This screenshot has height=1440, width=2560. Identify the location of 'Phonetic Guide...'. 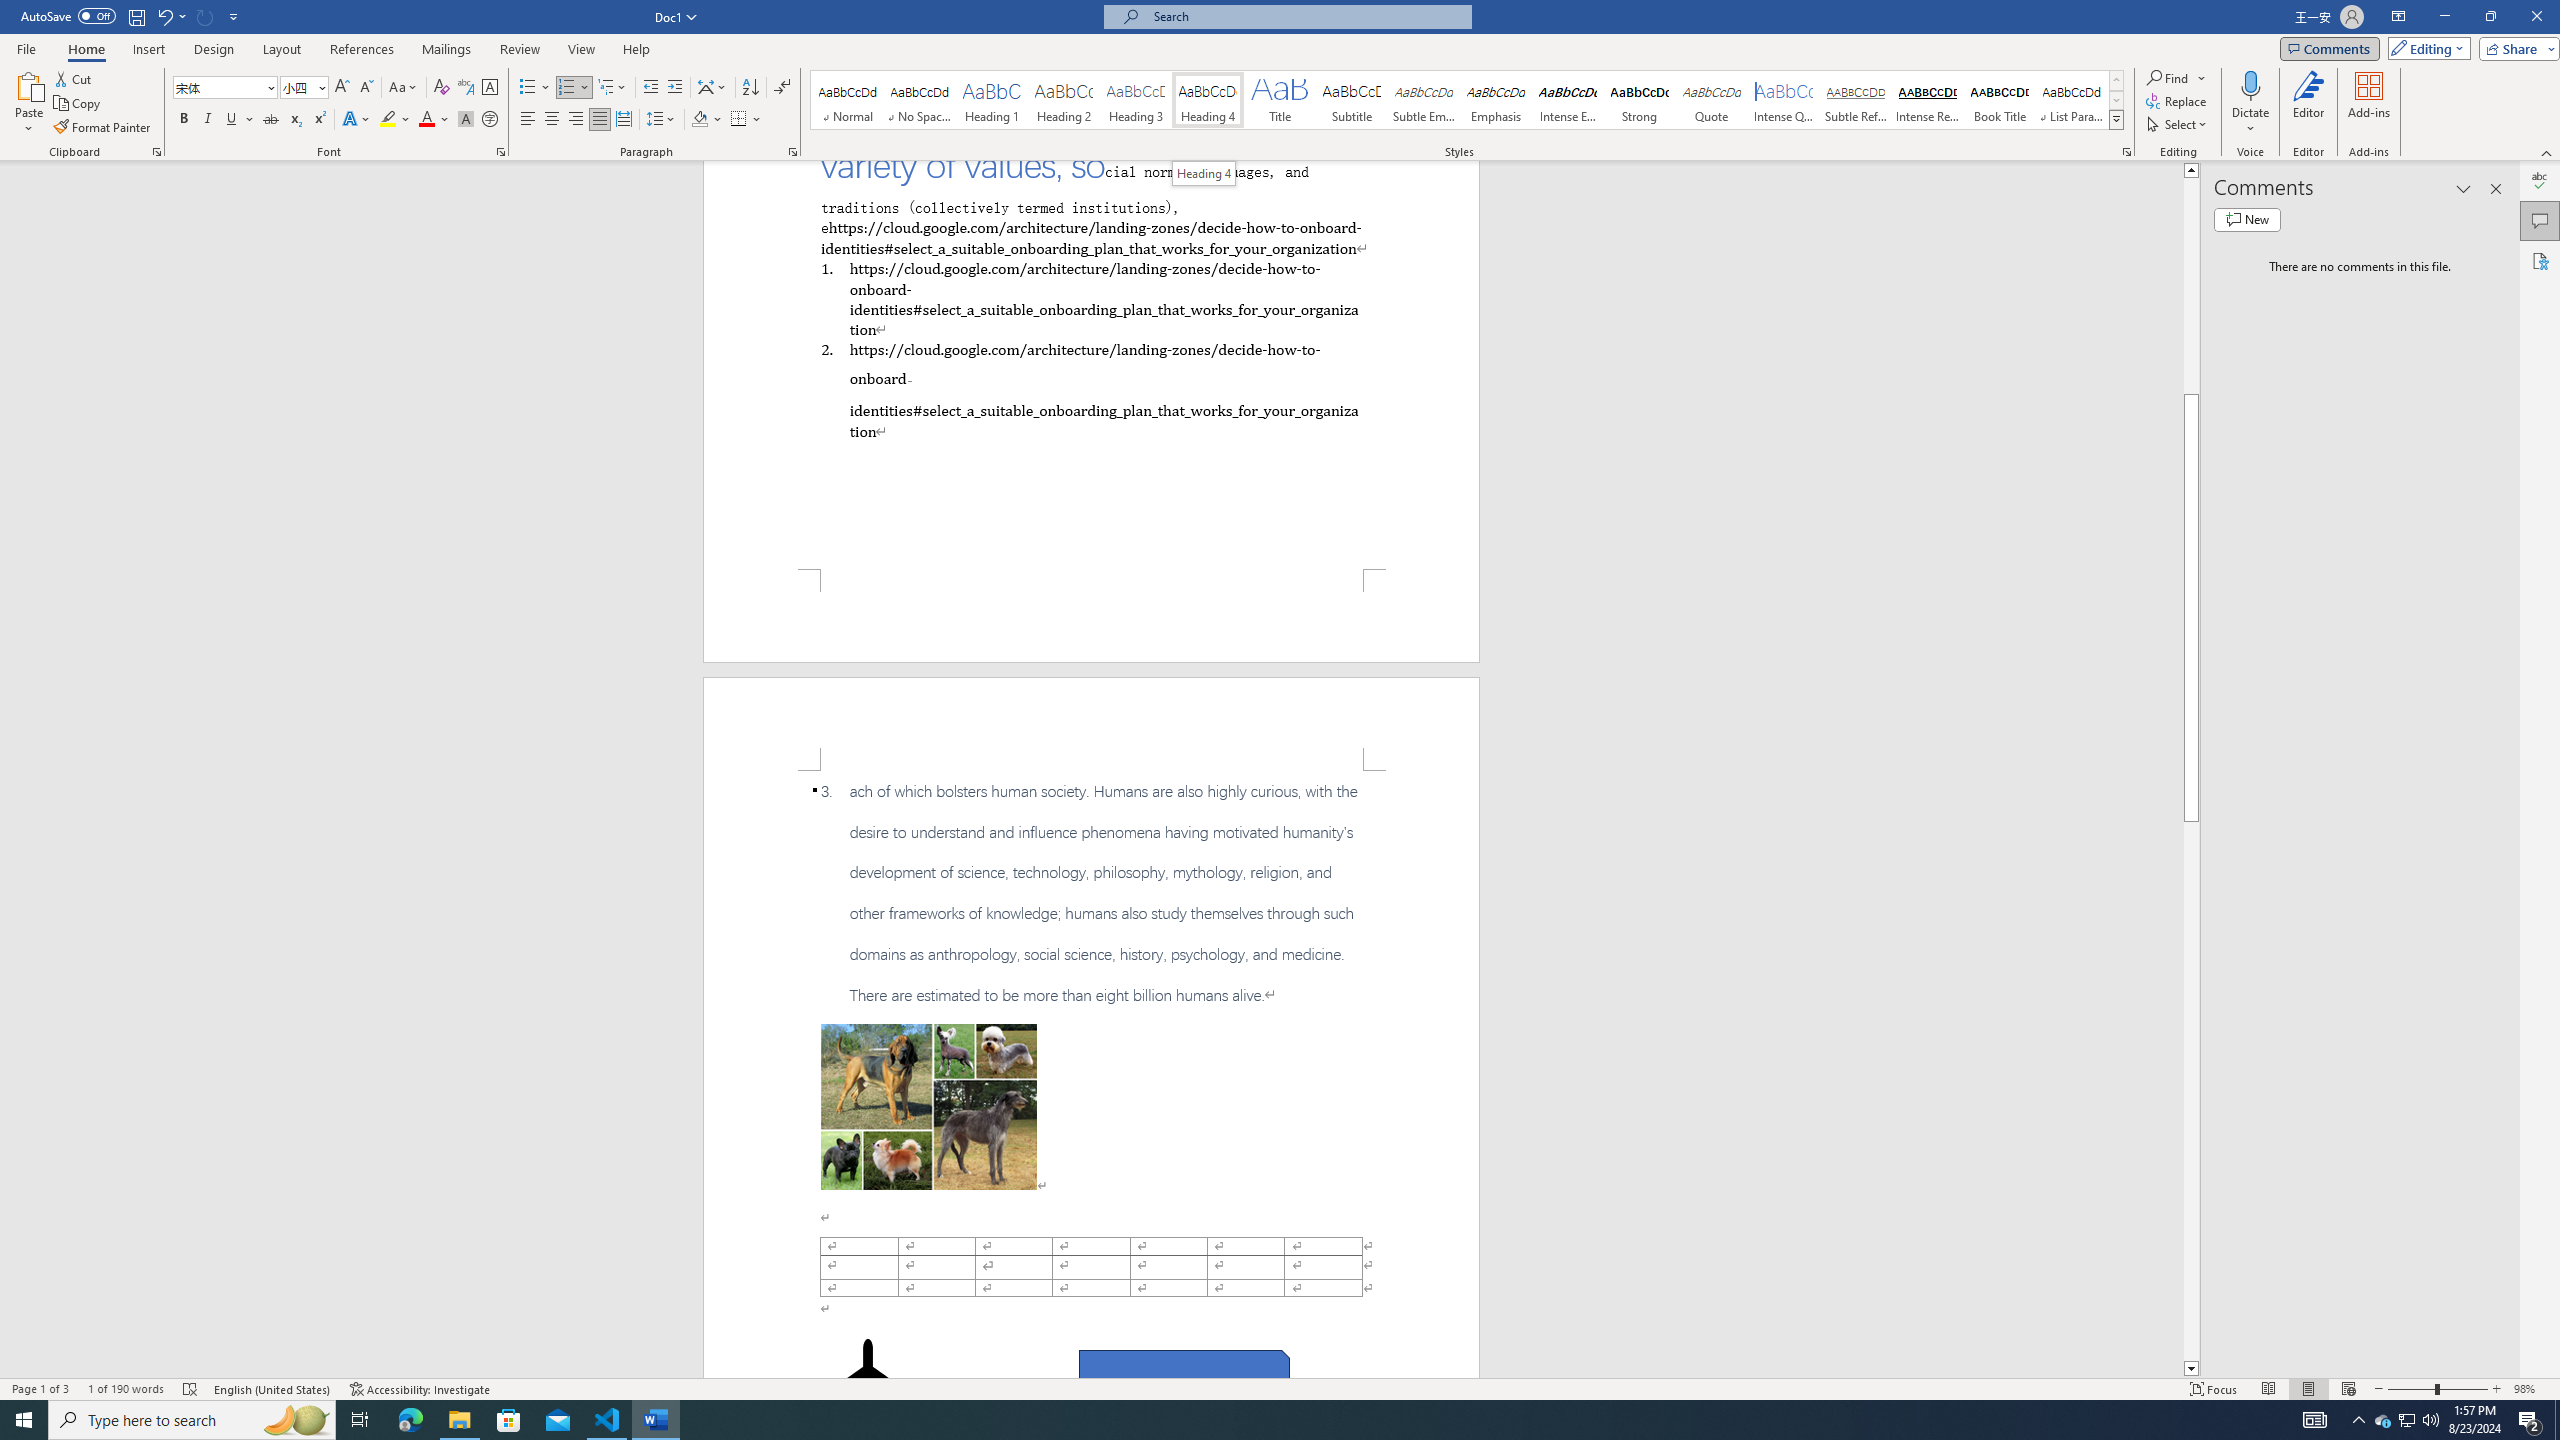
(464, 87).